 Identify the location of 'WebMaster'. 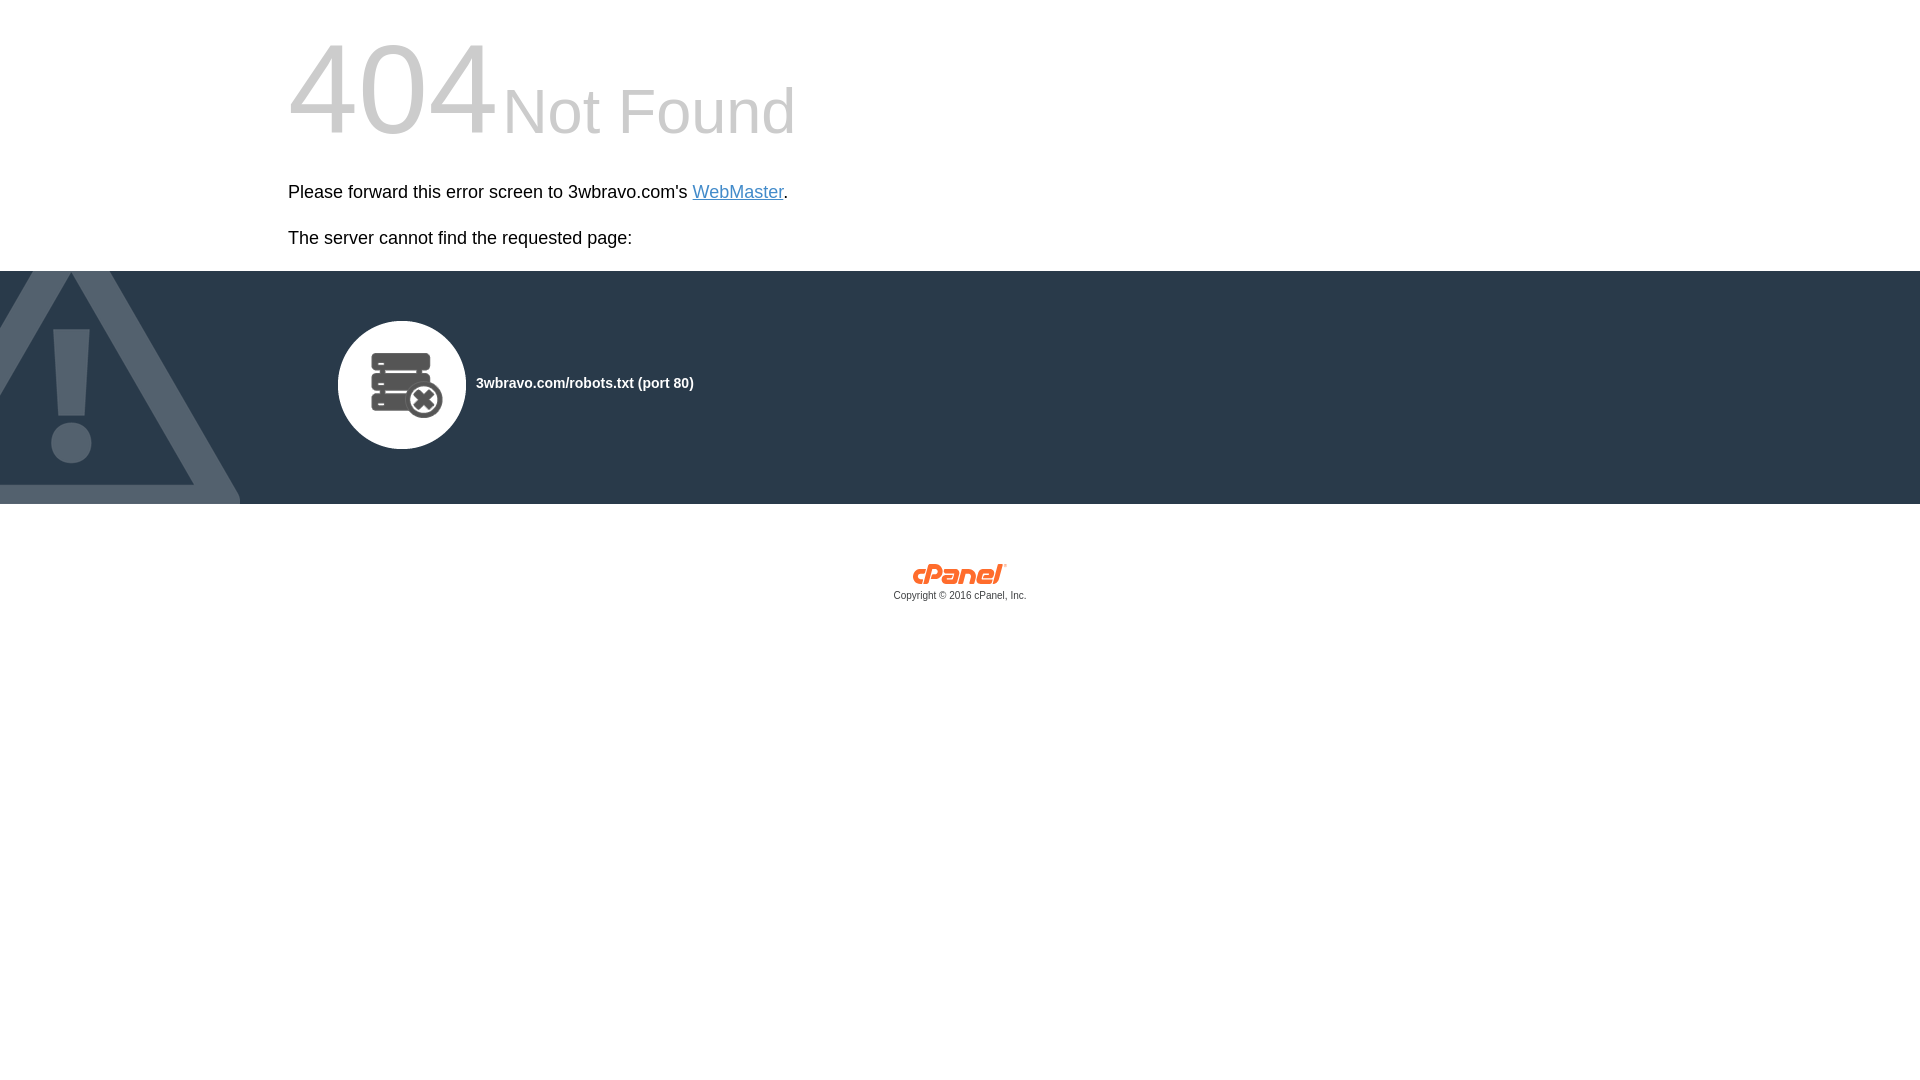
(737, 192).